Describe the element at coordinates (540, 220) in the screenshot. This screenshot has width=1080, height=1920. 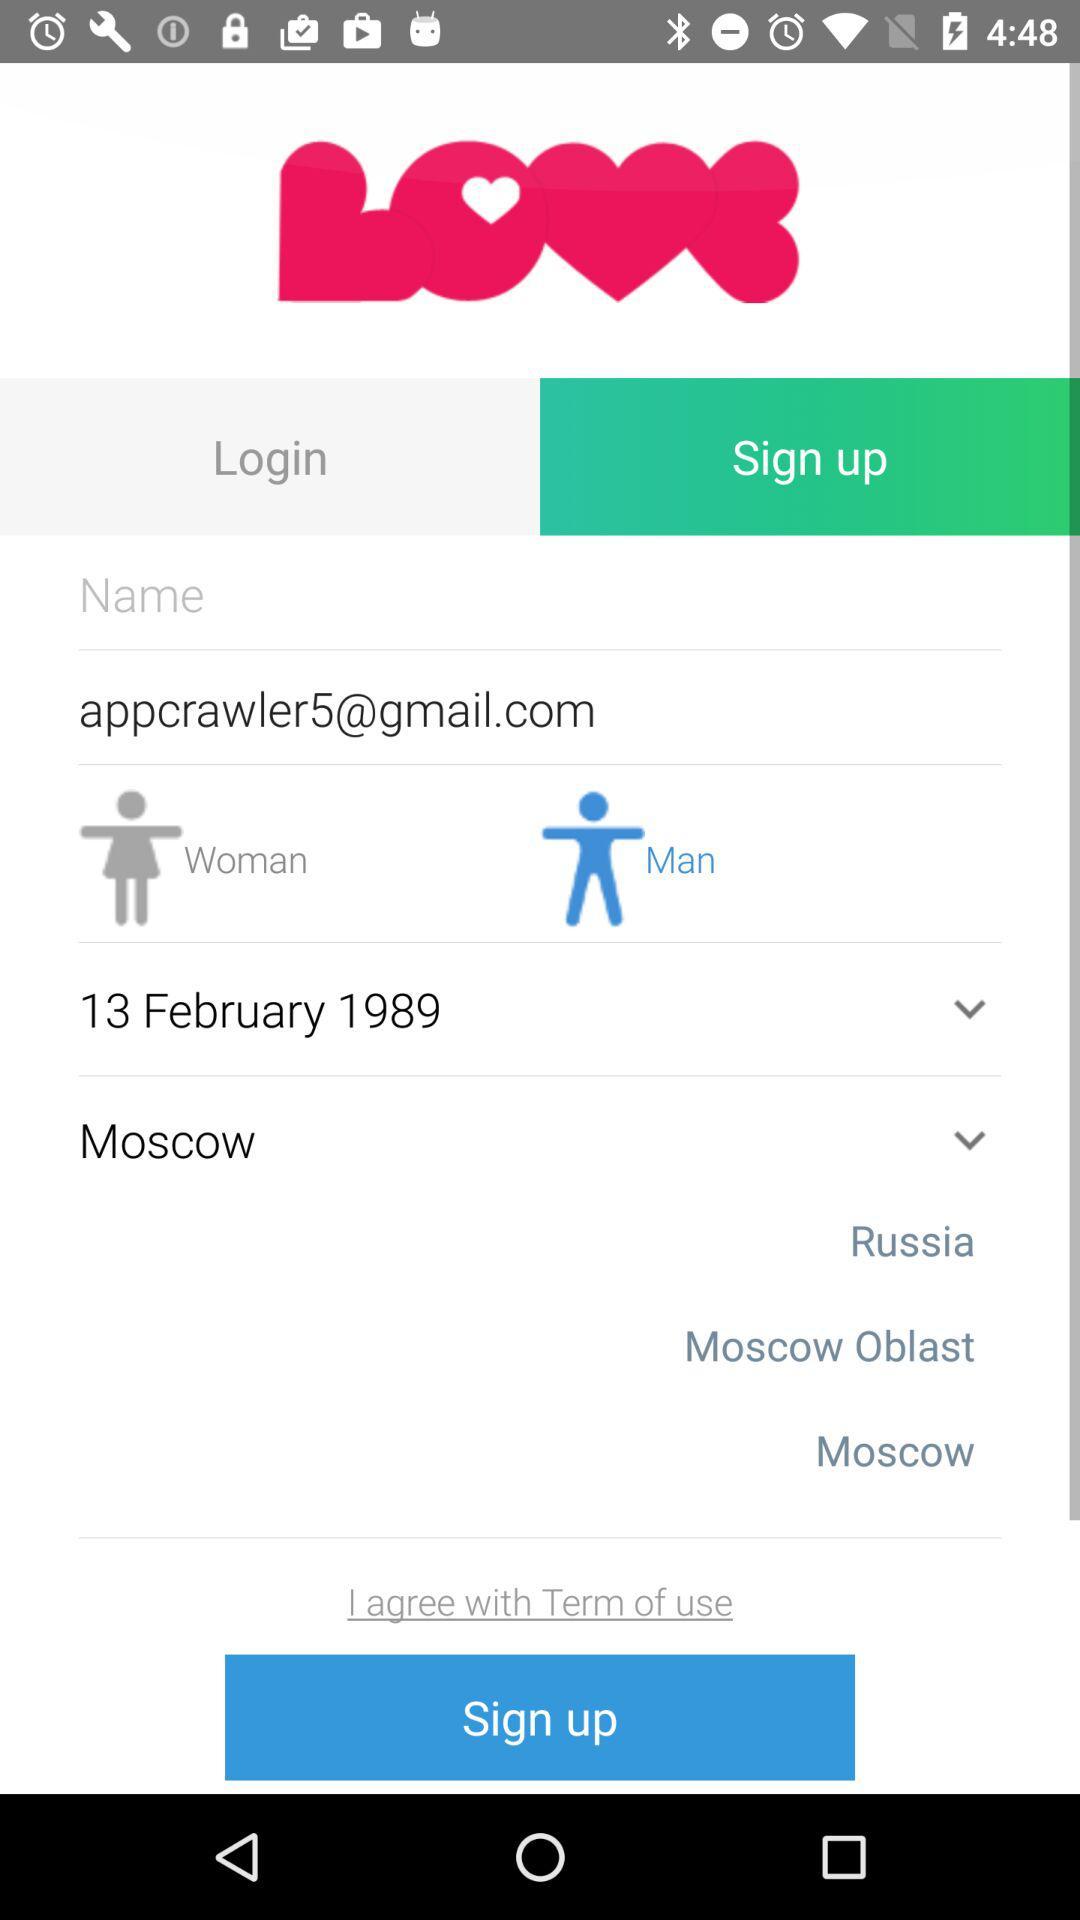
I see `home page` at that location.